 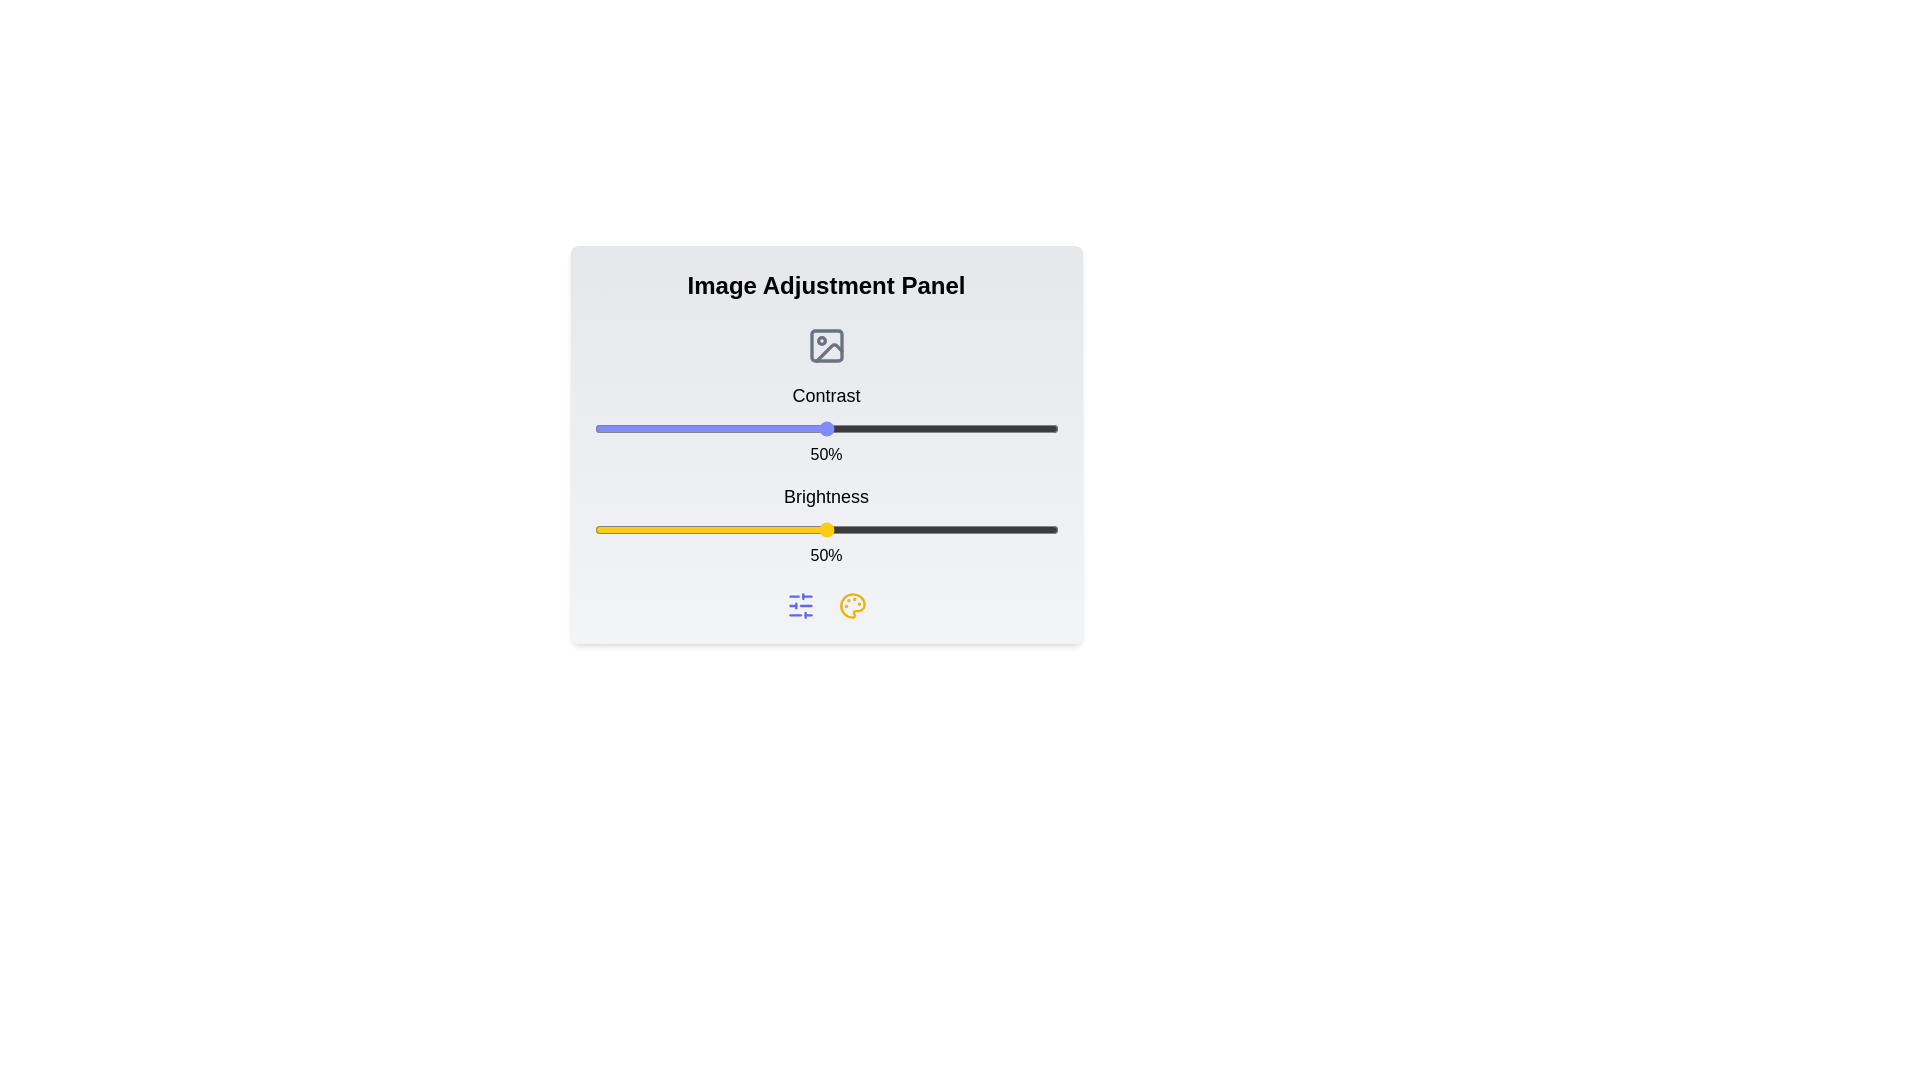 What do you see at coordinates (1002, 427) in the screenshot?
I see `the contrast slider to 88%` at bounding box center [1002, 427].